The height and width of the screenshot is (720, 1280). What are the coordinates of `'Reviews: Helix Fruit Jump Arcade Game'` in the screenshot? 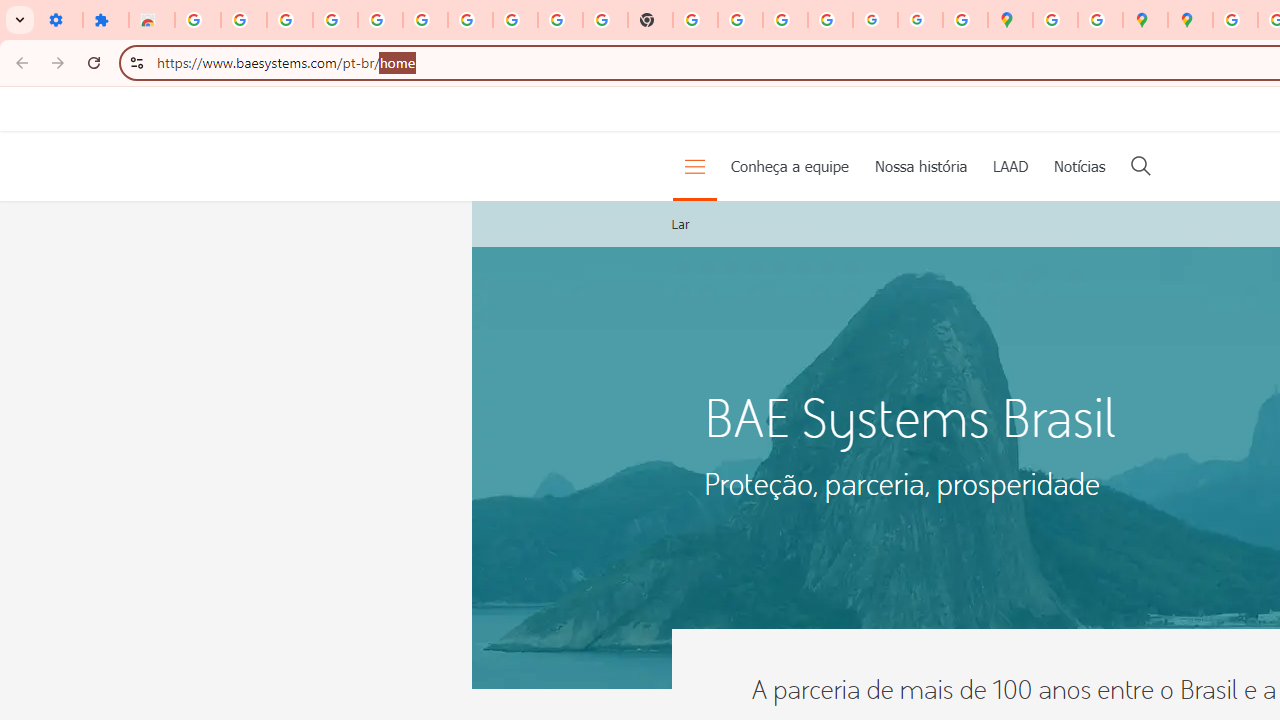 It's located at (151, 20).